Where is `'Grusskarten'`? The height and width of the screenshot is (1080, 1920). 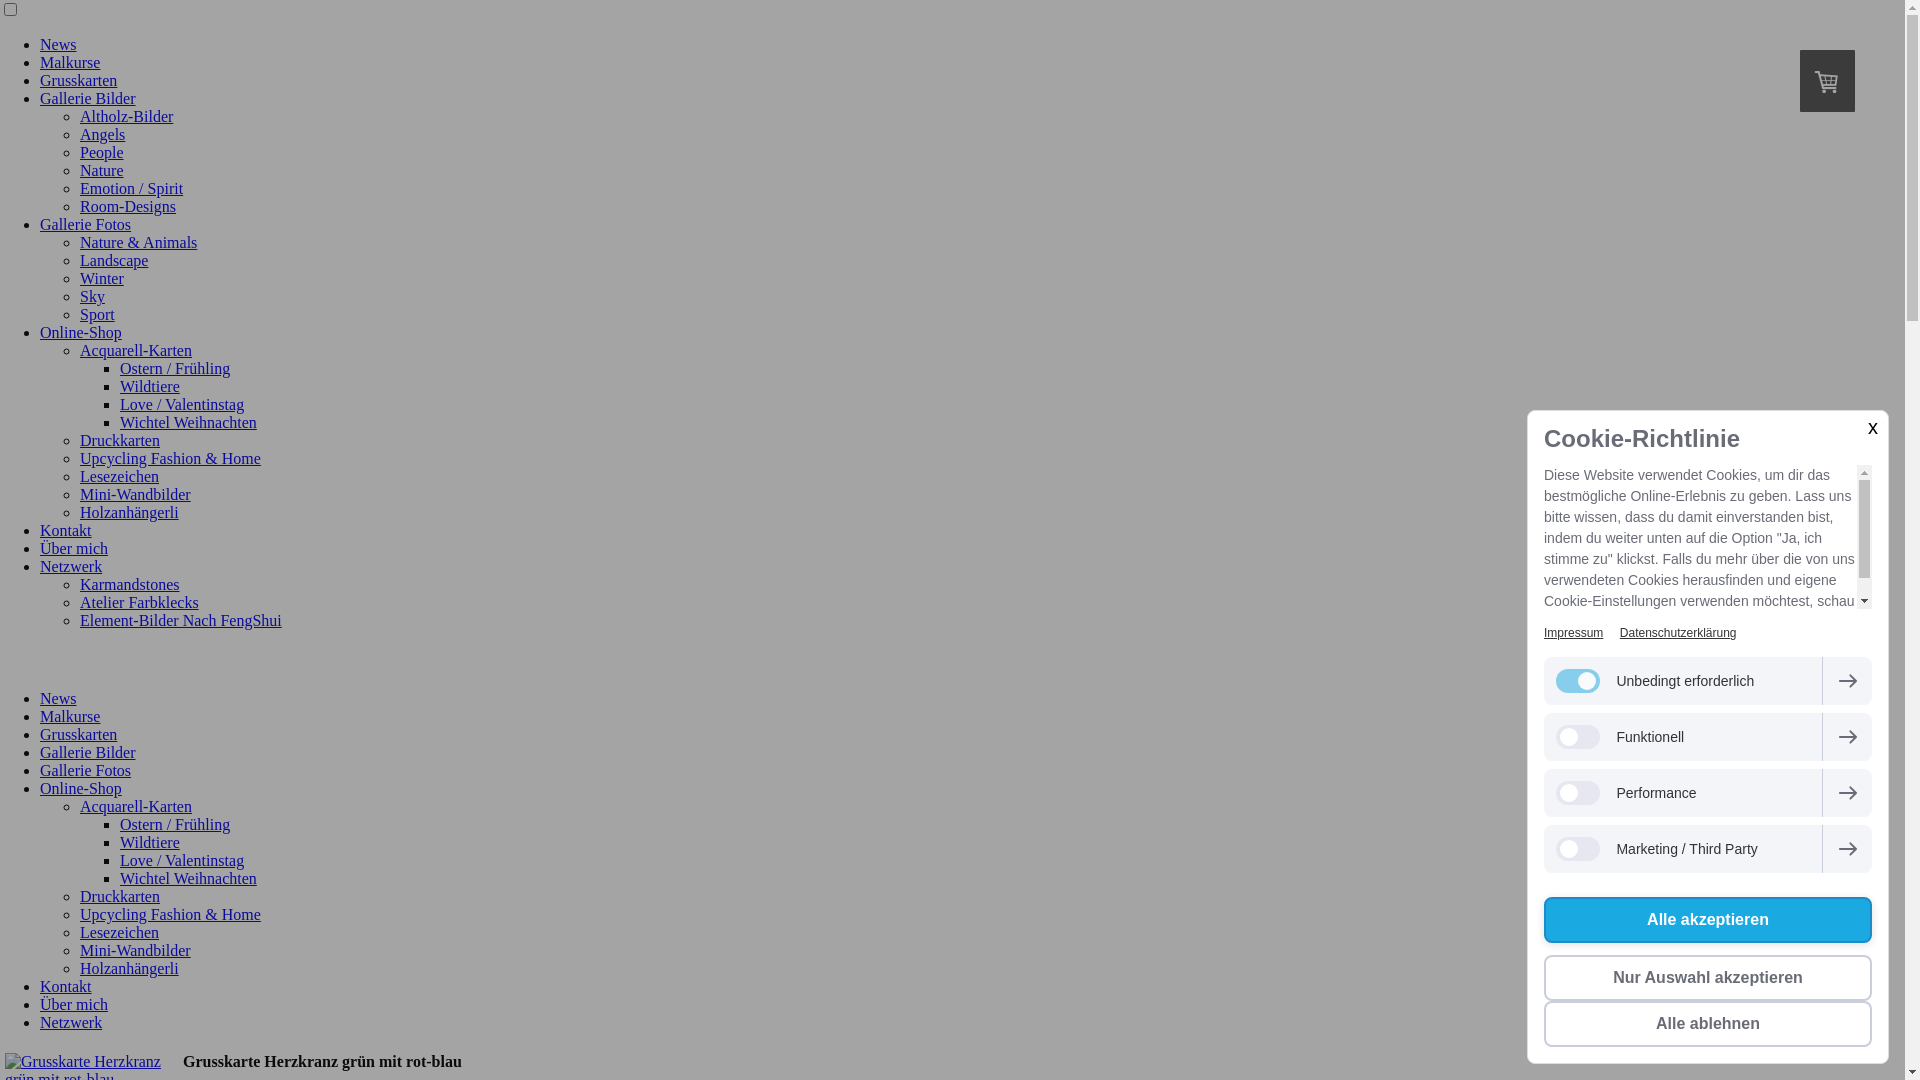
'Grusskarten' is located at coordinates (78, 79).